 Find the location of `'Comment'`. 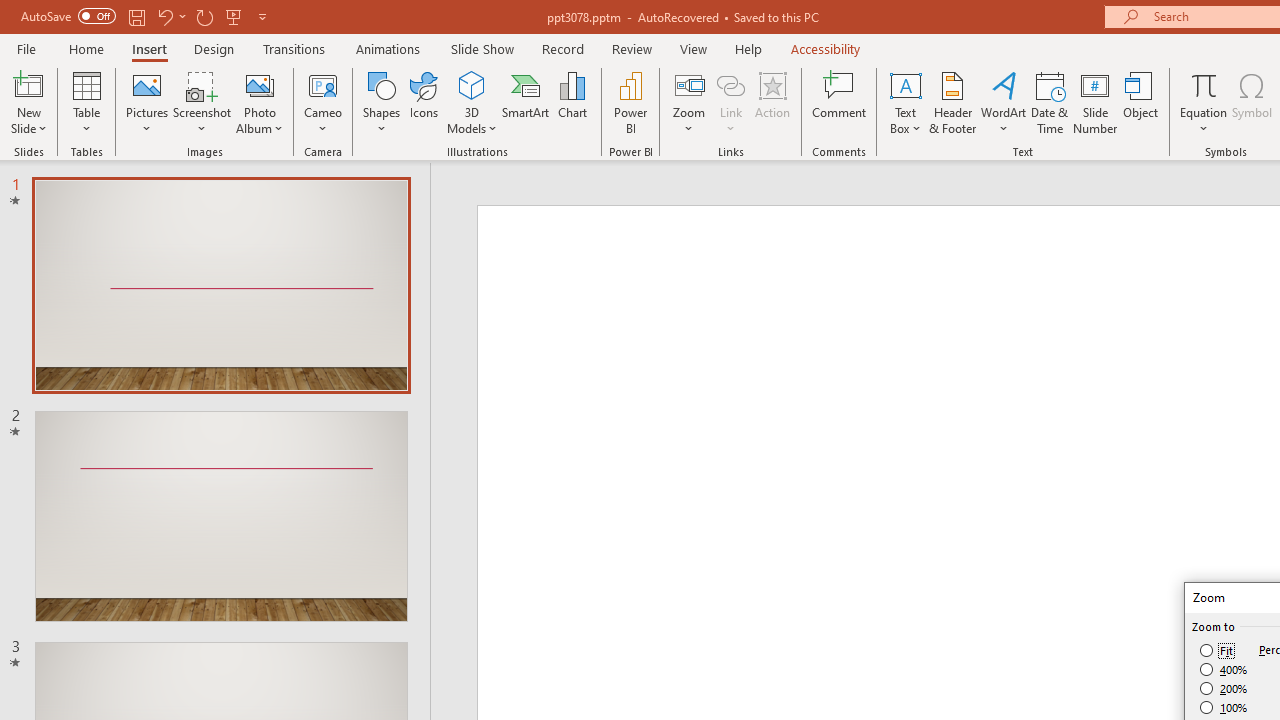

'Comment' is located at coordinates (839, 103).